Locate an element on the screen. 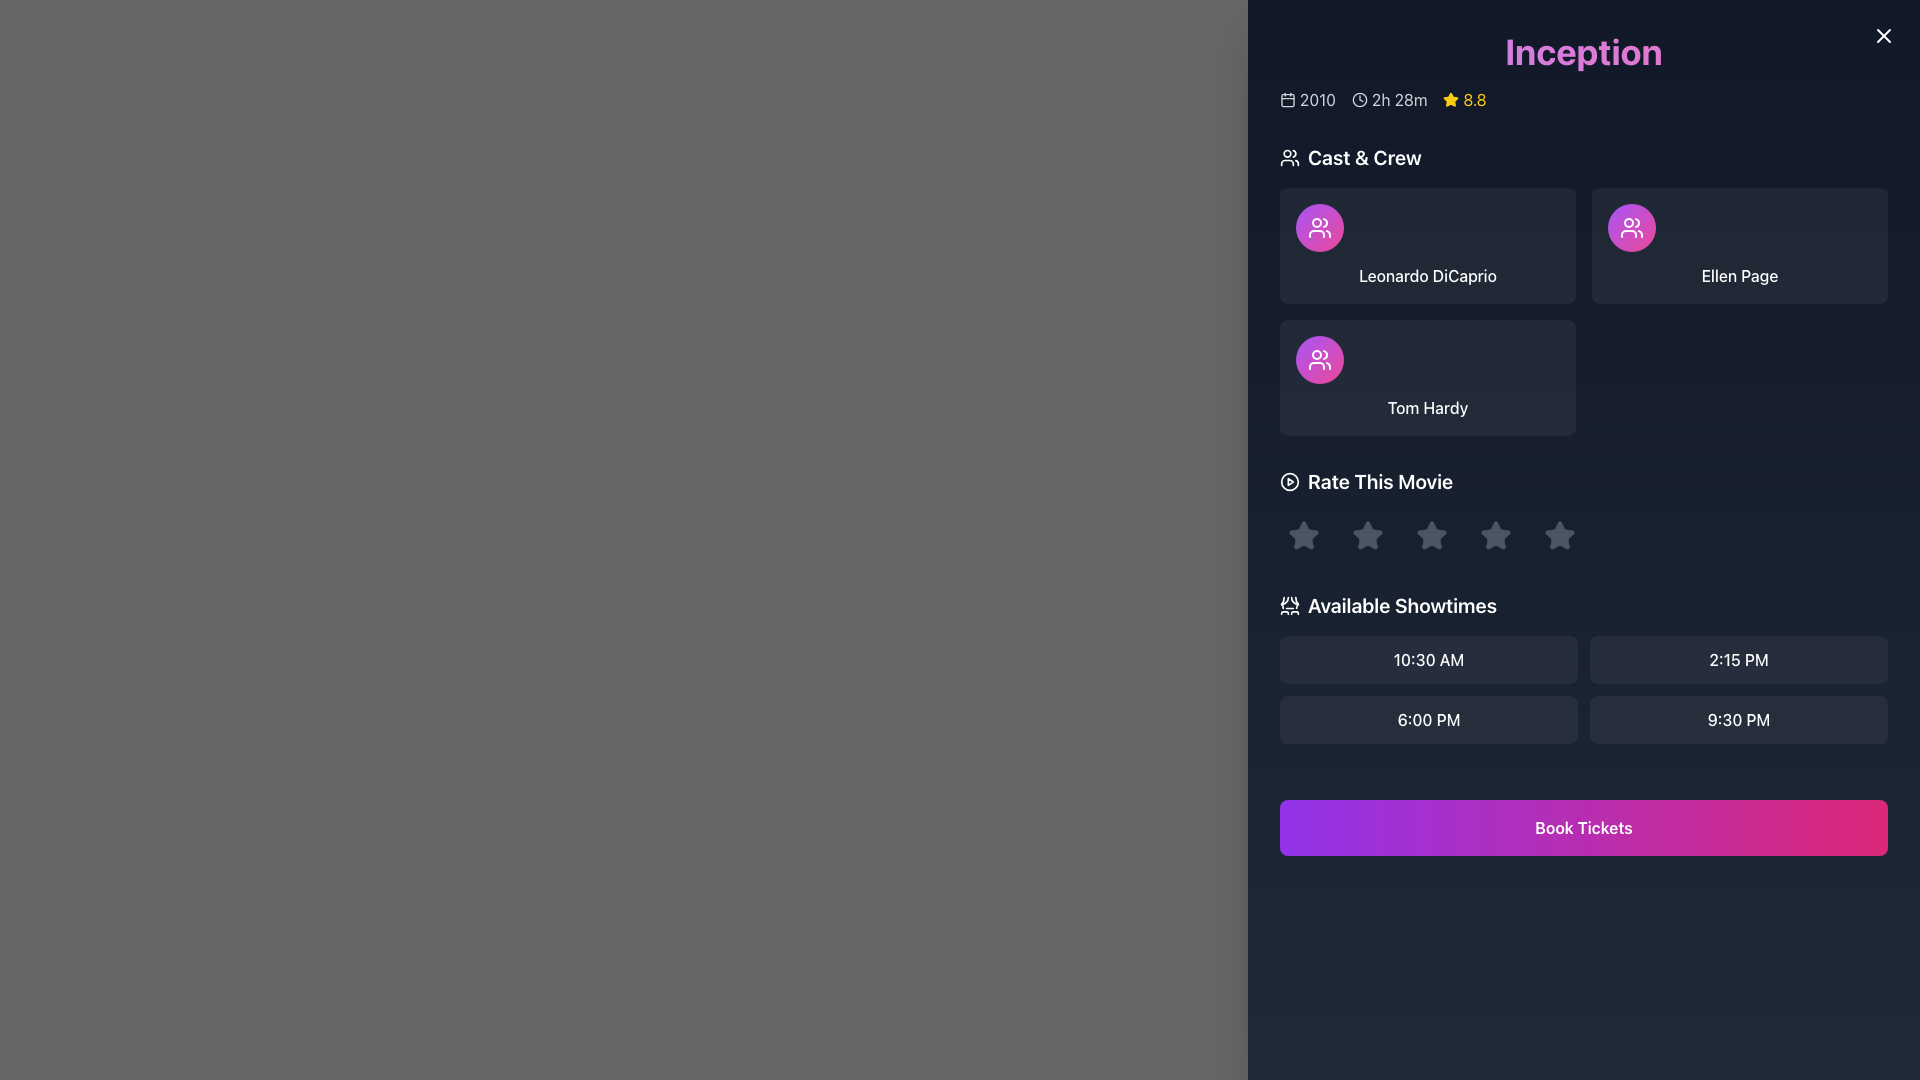 Image resolution: width=1920 pixels, height=1080 pixels. the ticket booking button located at the bottom section of the panel is located at coordinates (1583, 816).